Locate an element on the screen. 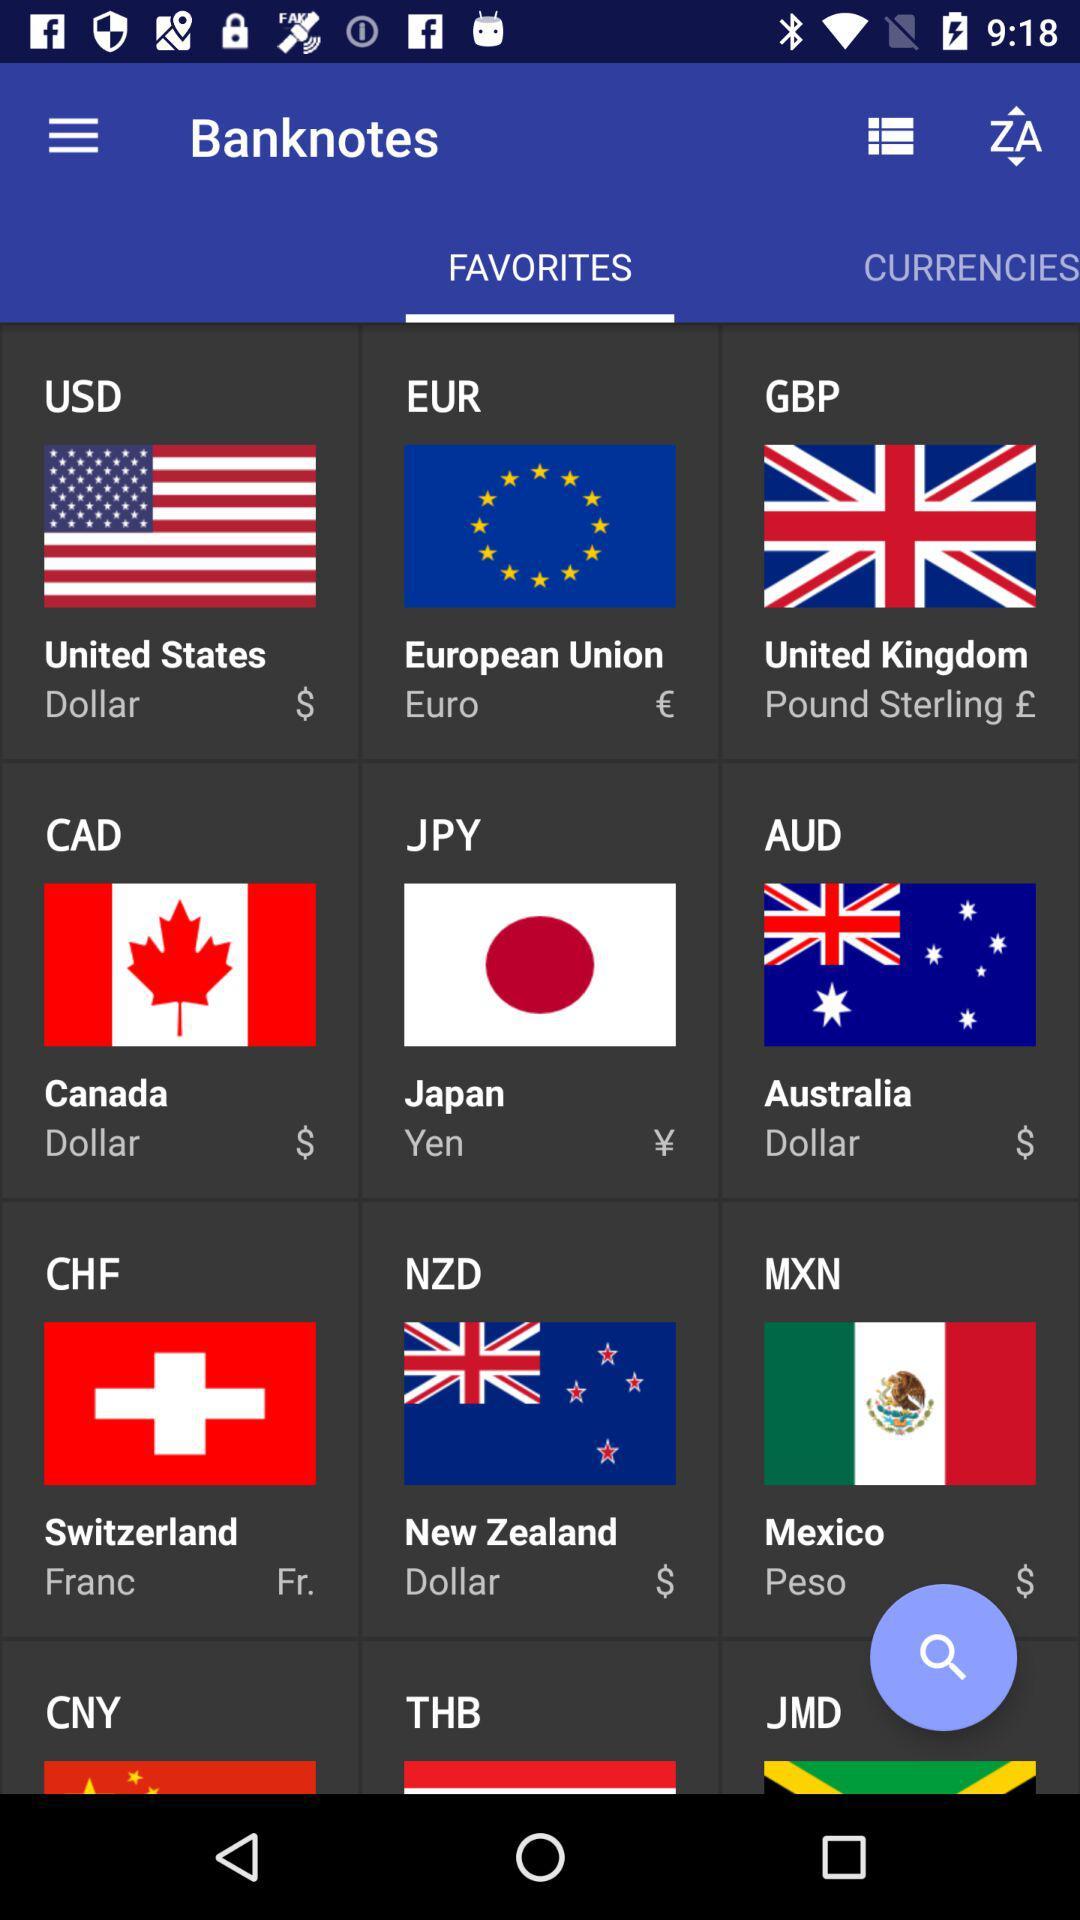 The image size is (1080, 1920). item above the currencies app is located at coordinates (1017, 135).